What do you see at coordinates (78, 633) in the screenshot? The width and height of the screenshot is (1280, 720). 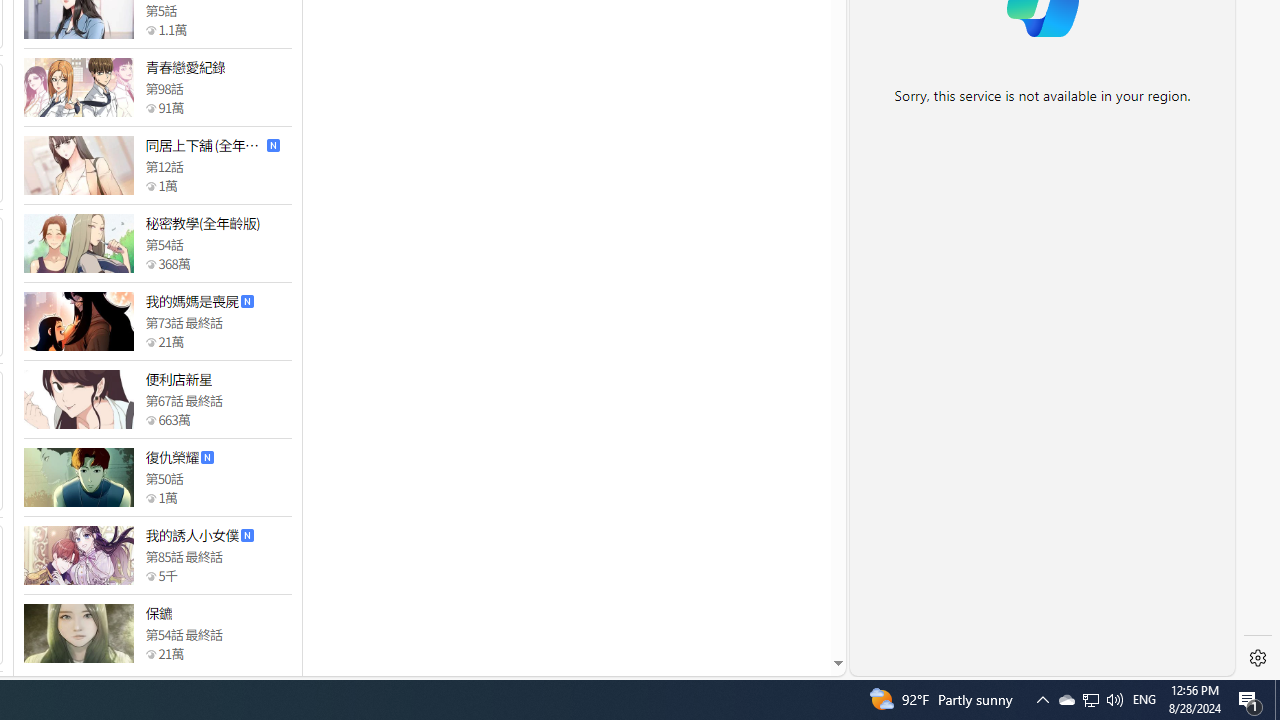 I see `'Class: thumb_img'` at bounding box center [78, 633].